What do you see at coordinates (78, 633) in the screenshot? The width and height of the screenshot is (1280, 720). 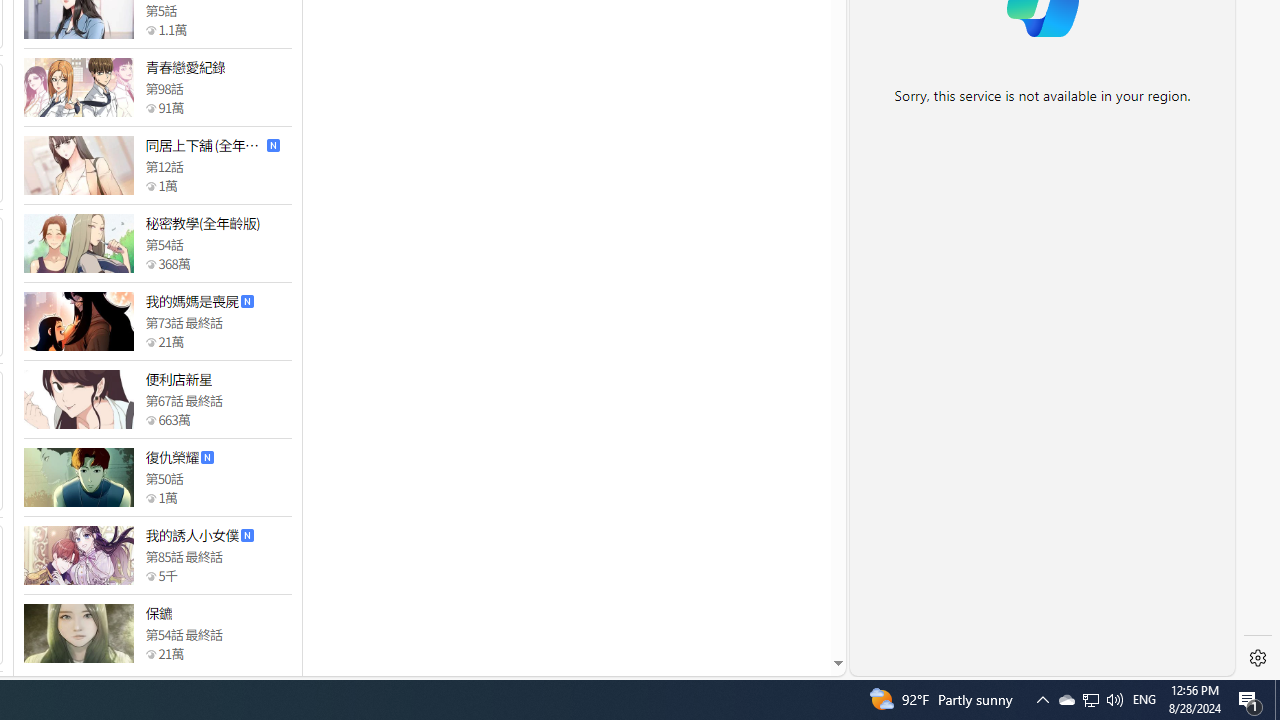 I see `'Class: thumb_img'` at bounding box center [78, 633].